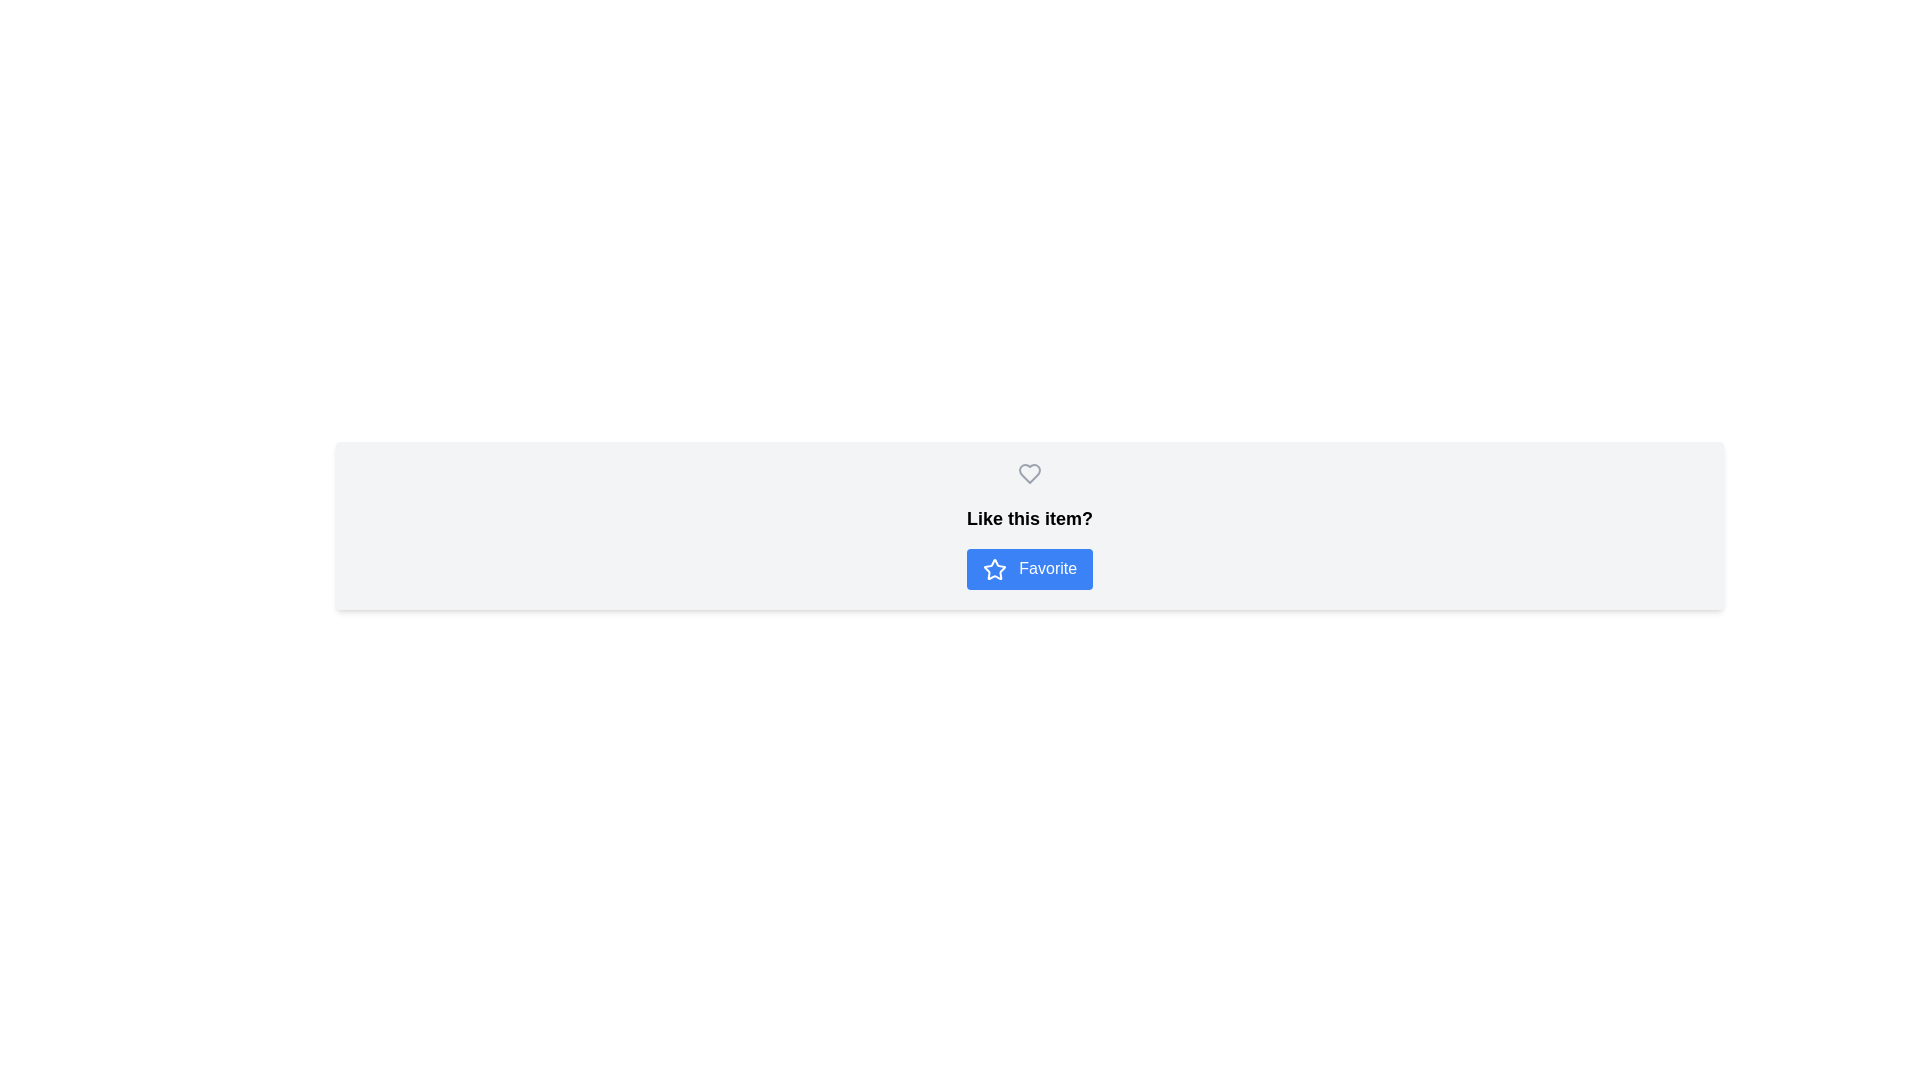 Image resolution: width=1920 pixels, height=1080 pixels. What do you see at coordinates (1030, 474) in the screenshot?
I see `the 'favorite' or 'like' icon, which is visually represented as a heart and centrally positioned above a text label and a button` at bounding box center [1030, 474].